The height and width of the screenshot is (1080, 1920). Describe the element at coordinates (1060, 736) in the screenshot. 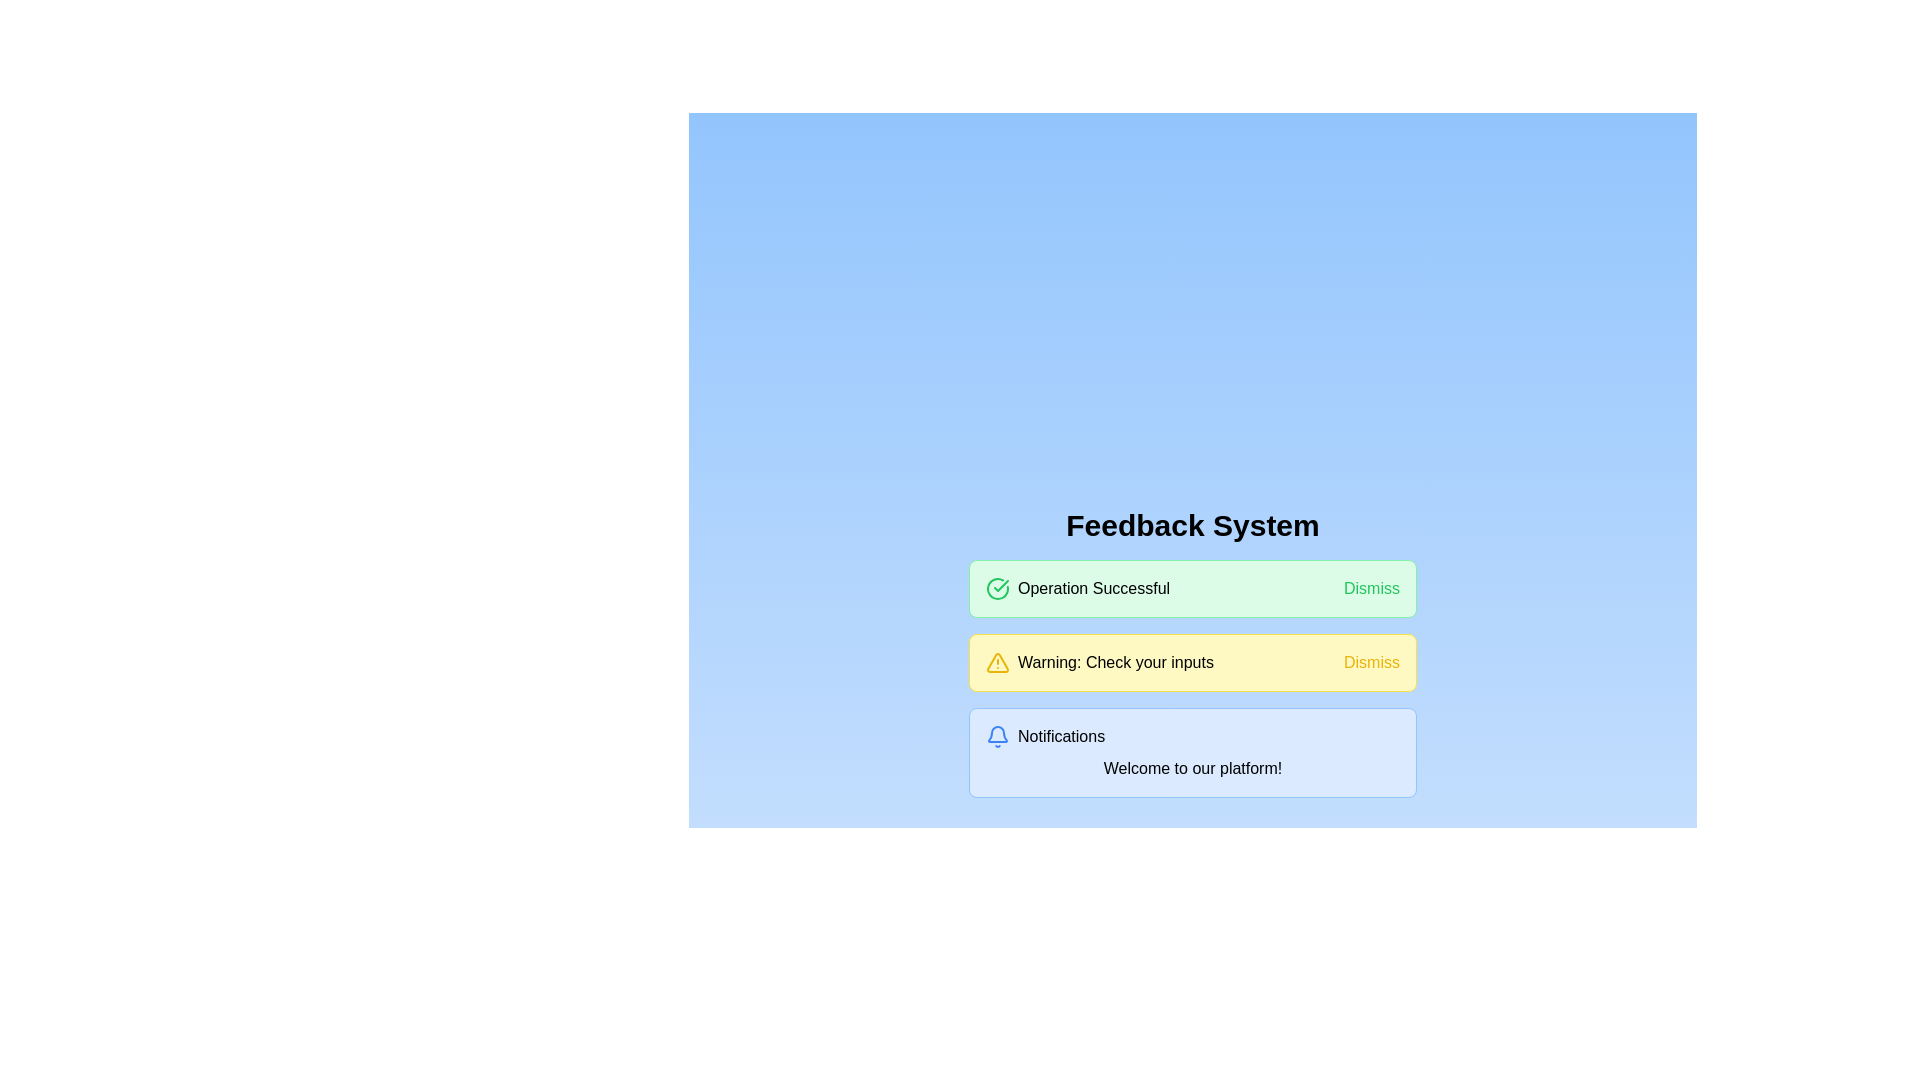

I see `the 'Notifications' label, which is part of the notification group, located immediately to the right of the bell icon in the light blue notification panel` at that location.